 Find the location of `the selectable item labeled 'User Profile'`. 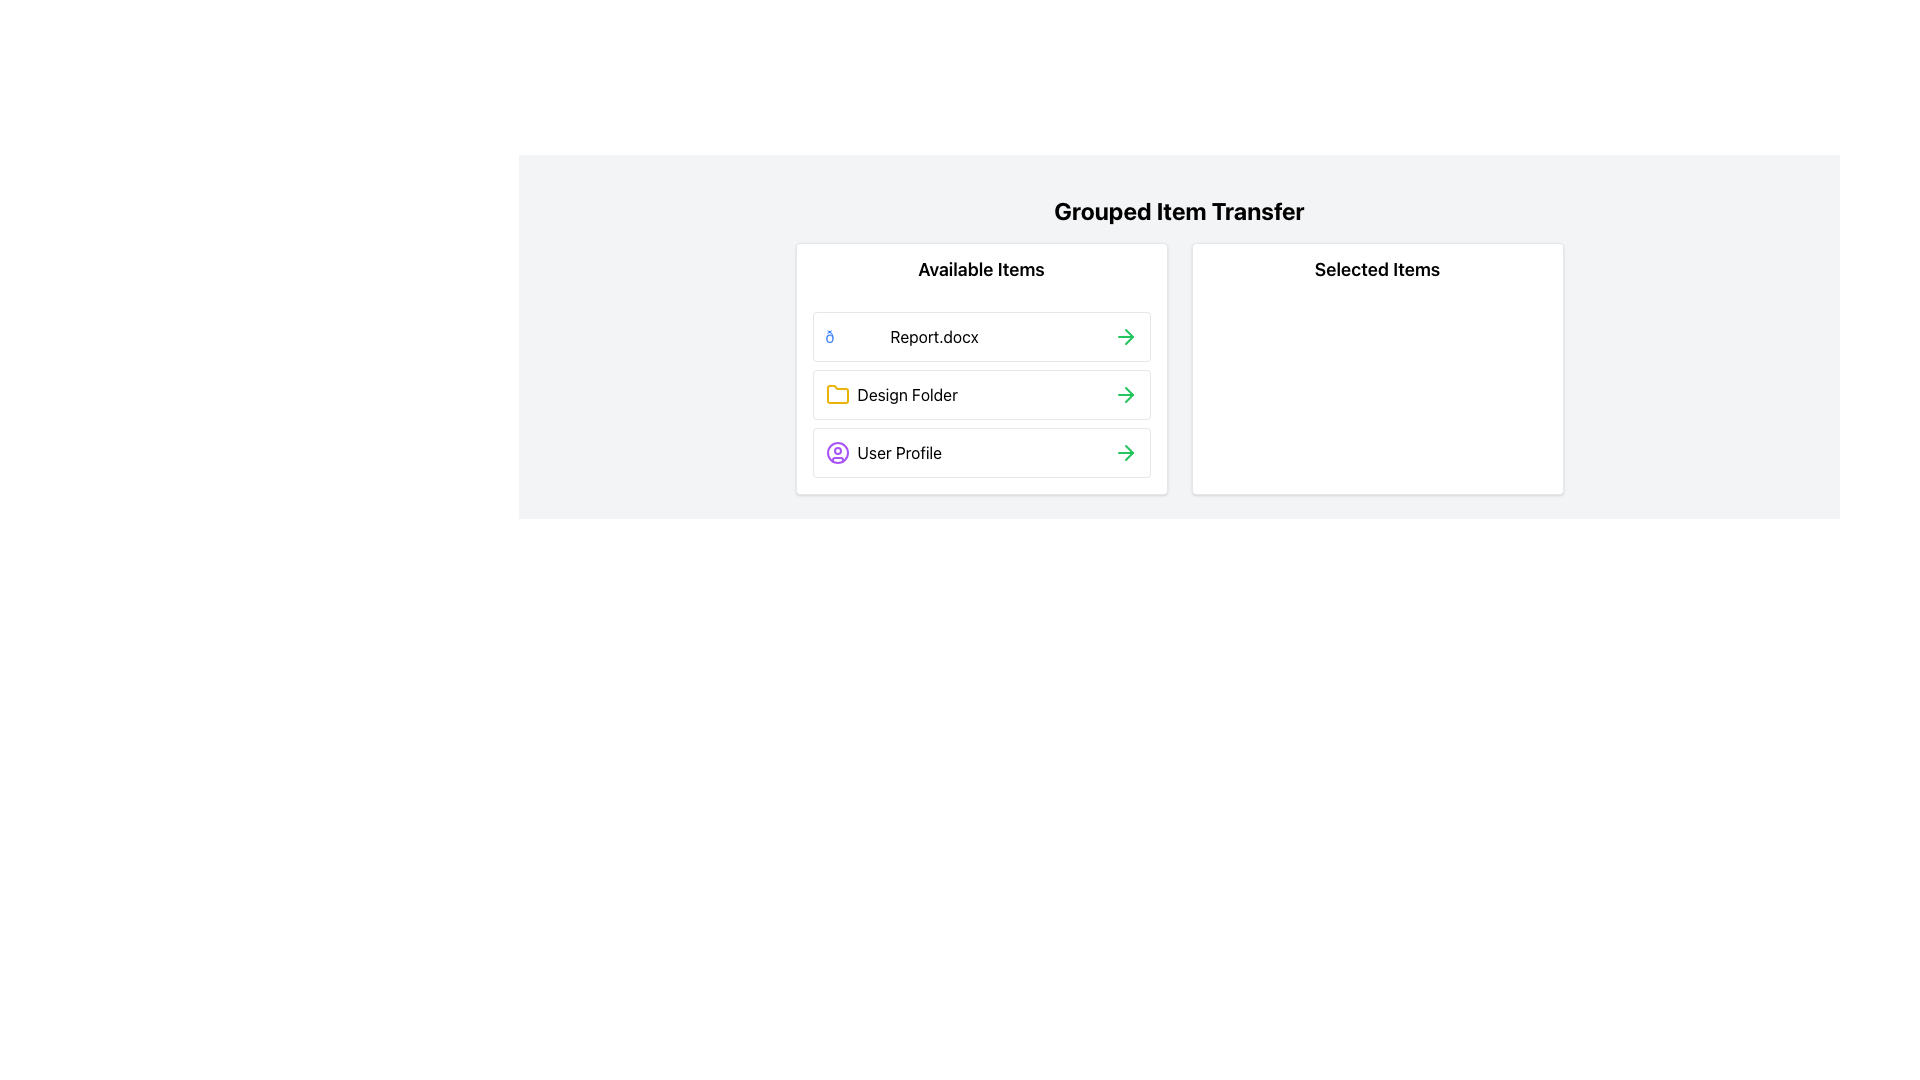

the selectable item labeled 'User Profile' is located at coordinates (882, 452).